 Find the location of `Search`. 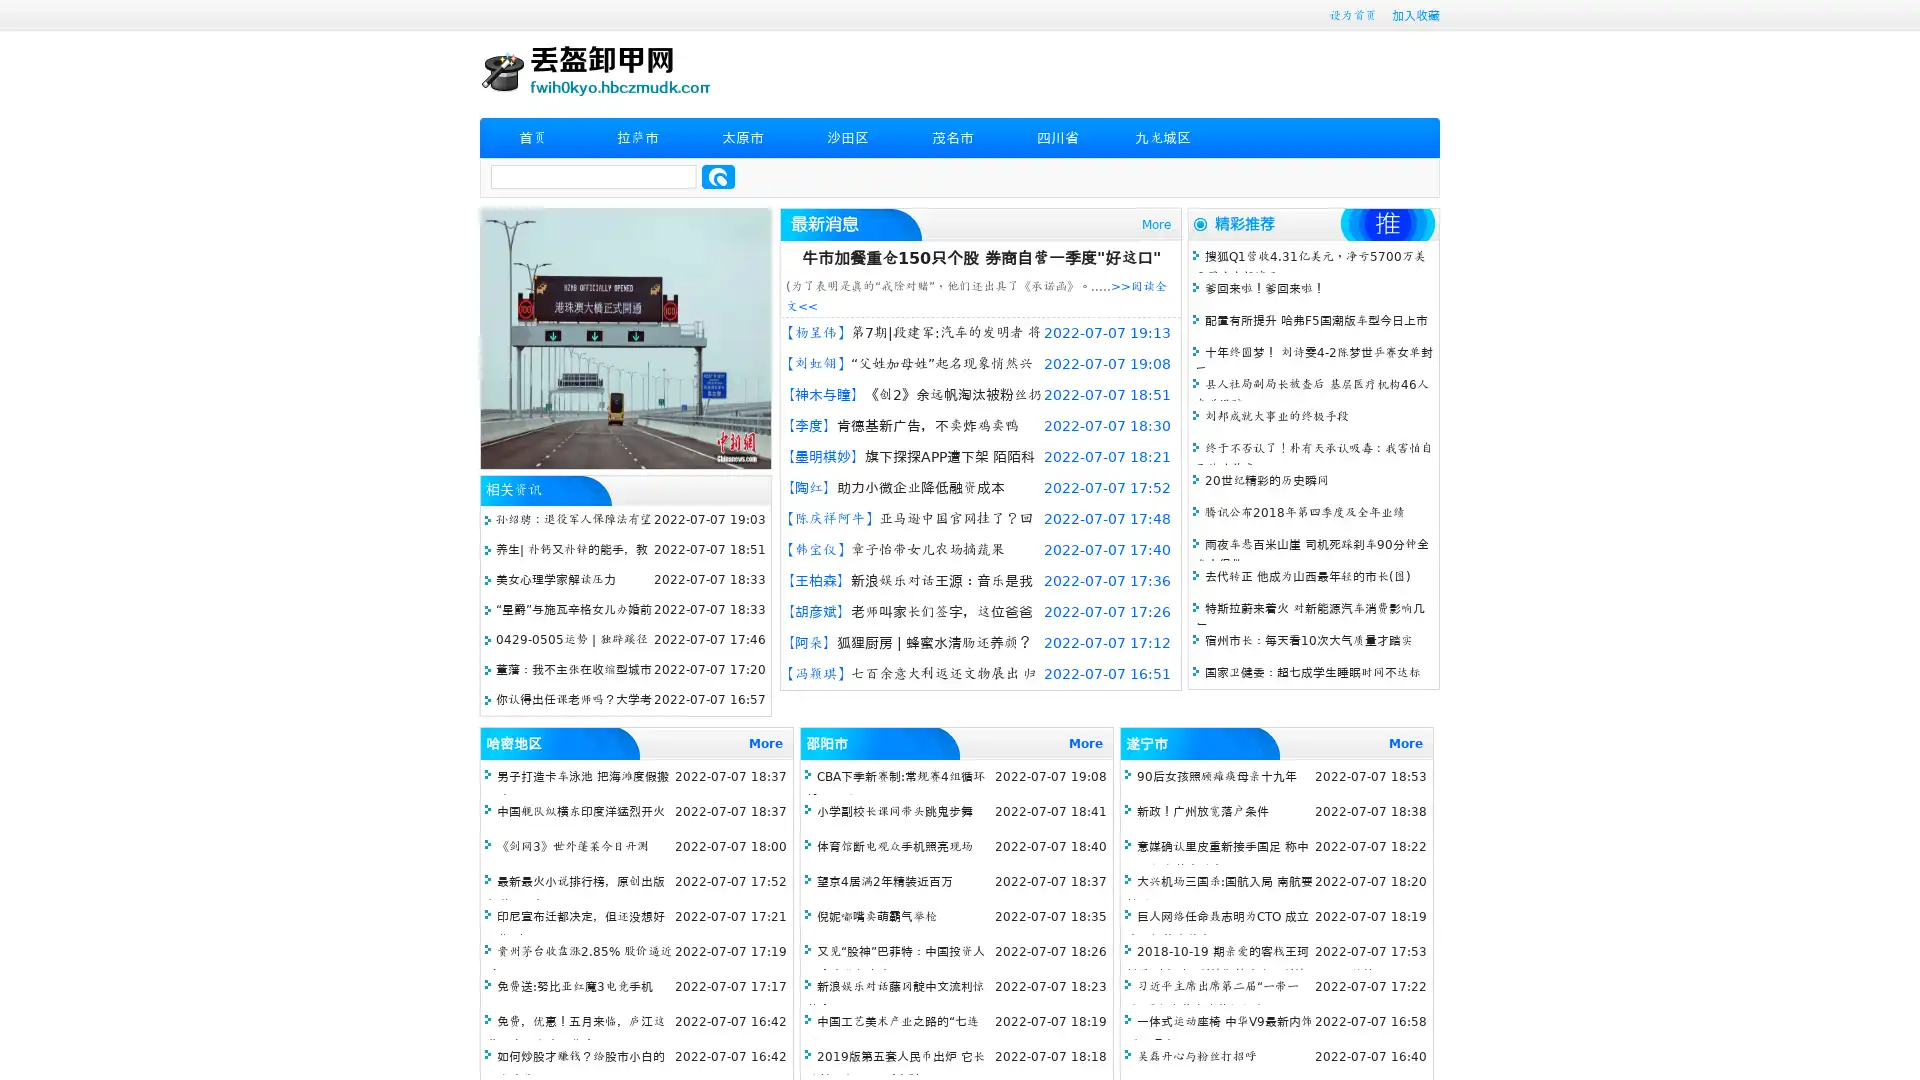

Search is located at coordinates (718, 176).